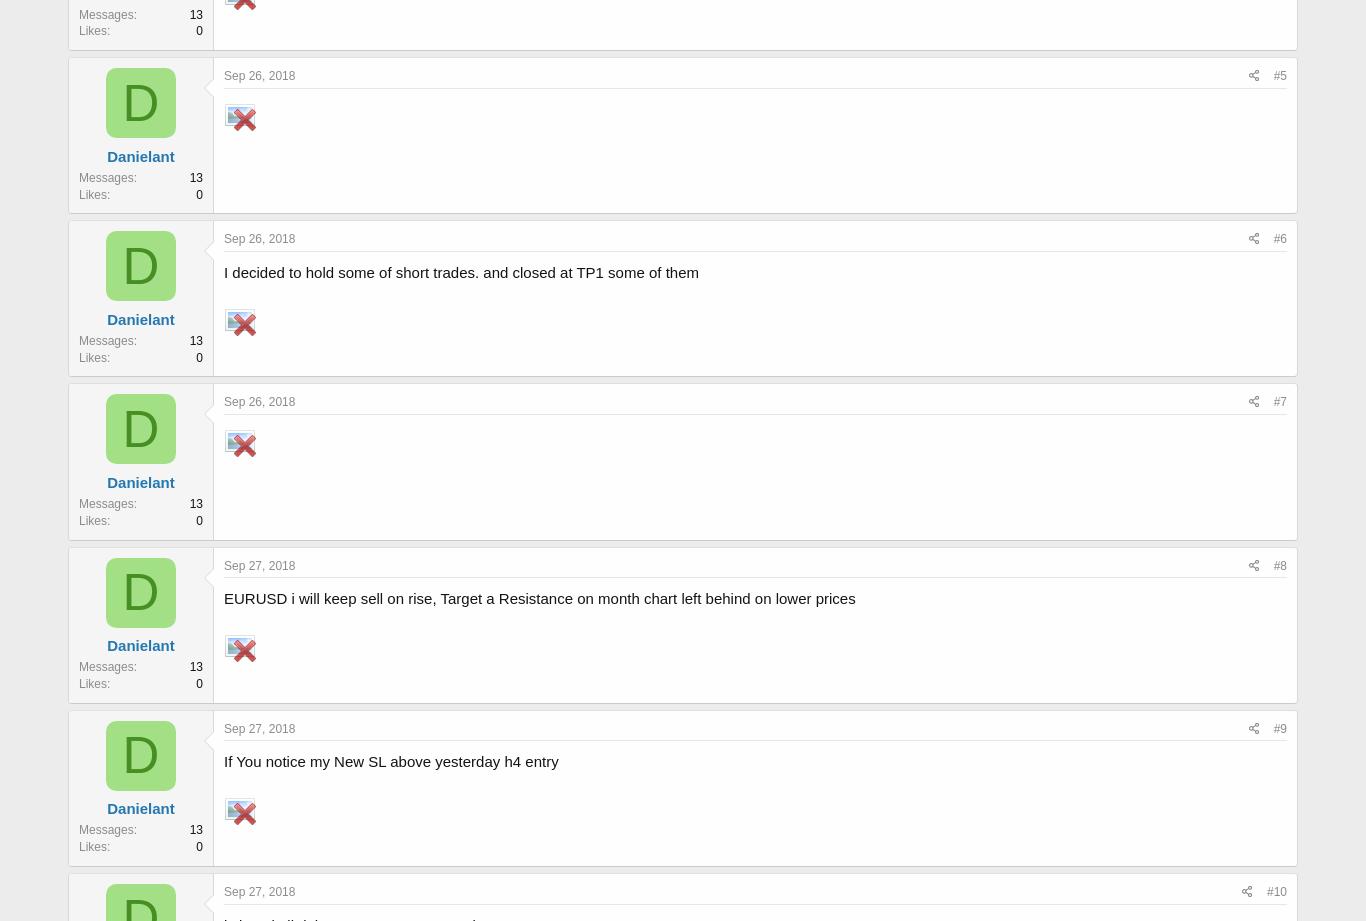 The width and height of the screenshot is (1366, 921). Describe the element at coordinates (1275, 889) in the screenshot. I see `'#10'` at that location.